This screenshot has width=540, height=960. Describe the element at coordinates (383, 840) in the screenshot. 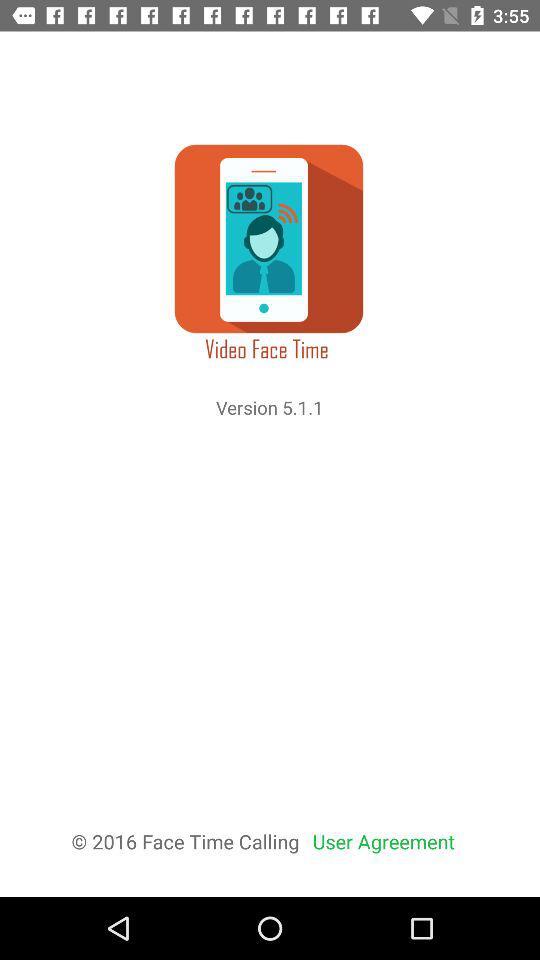

I see `the user agreement icon` at that location.